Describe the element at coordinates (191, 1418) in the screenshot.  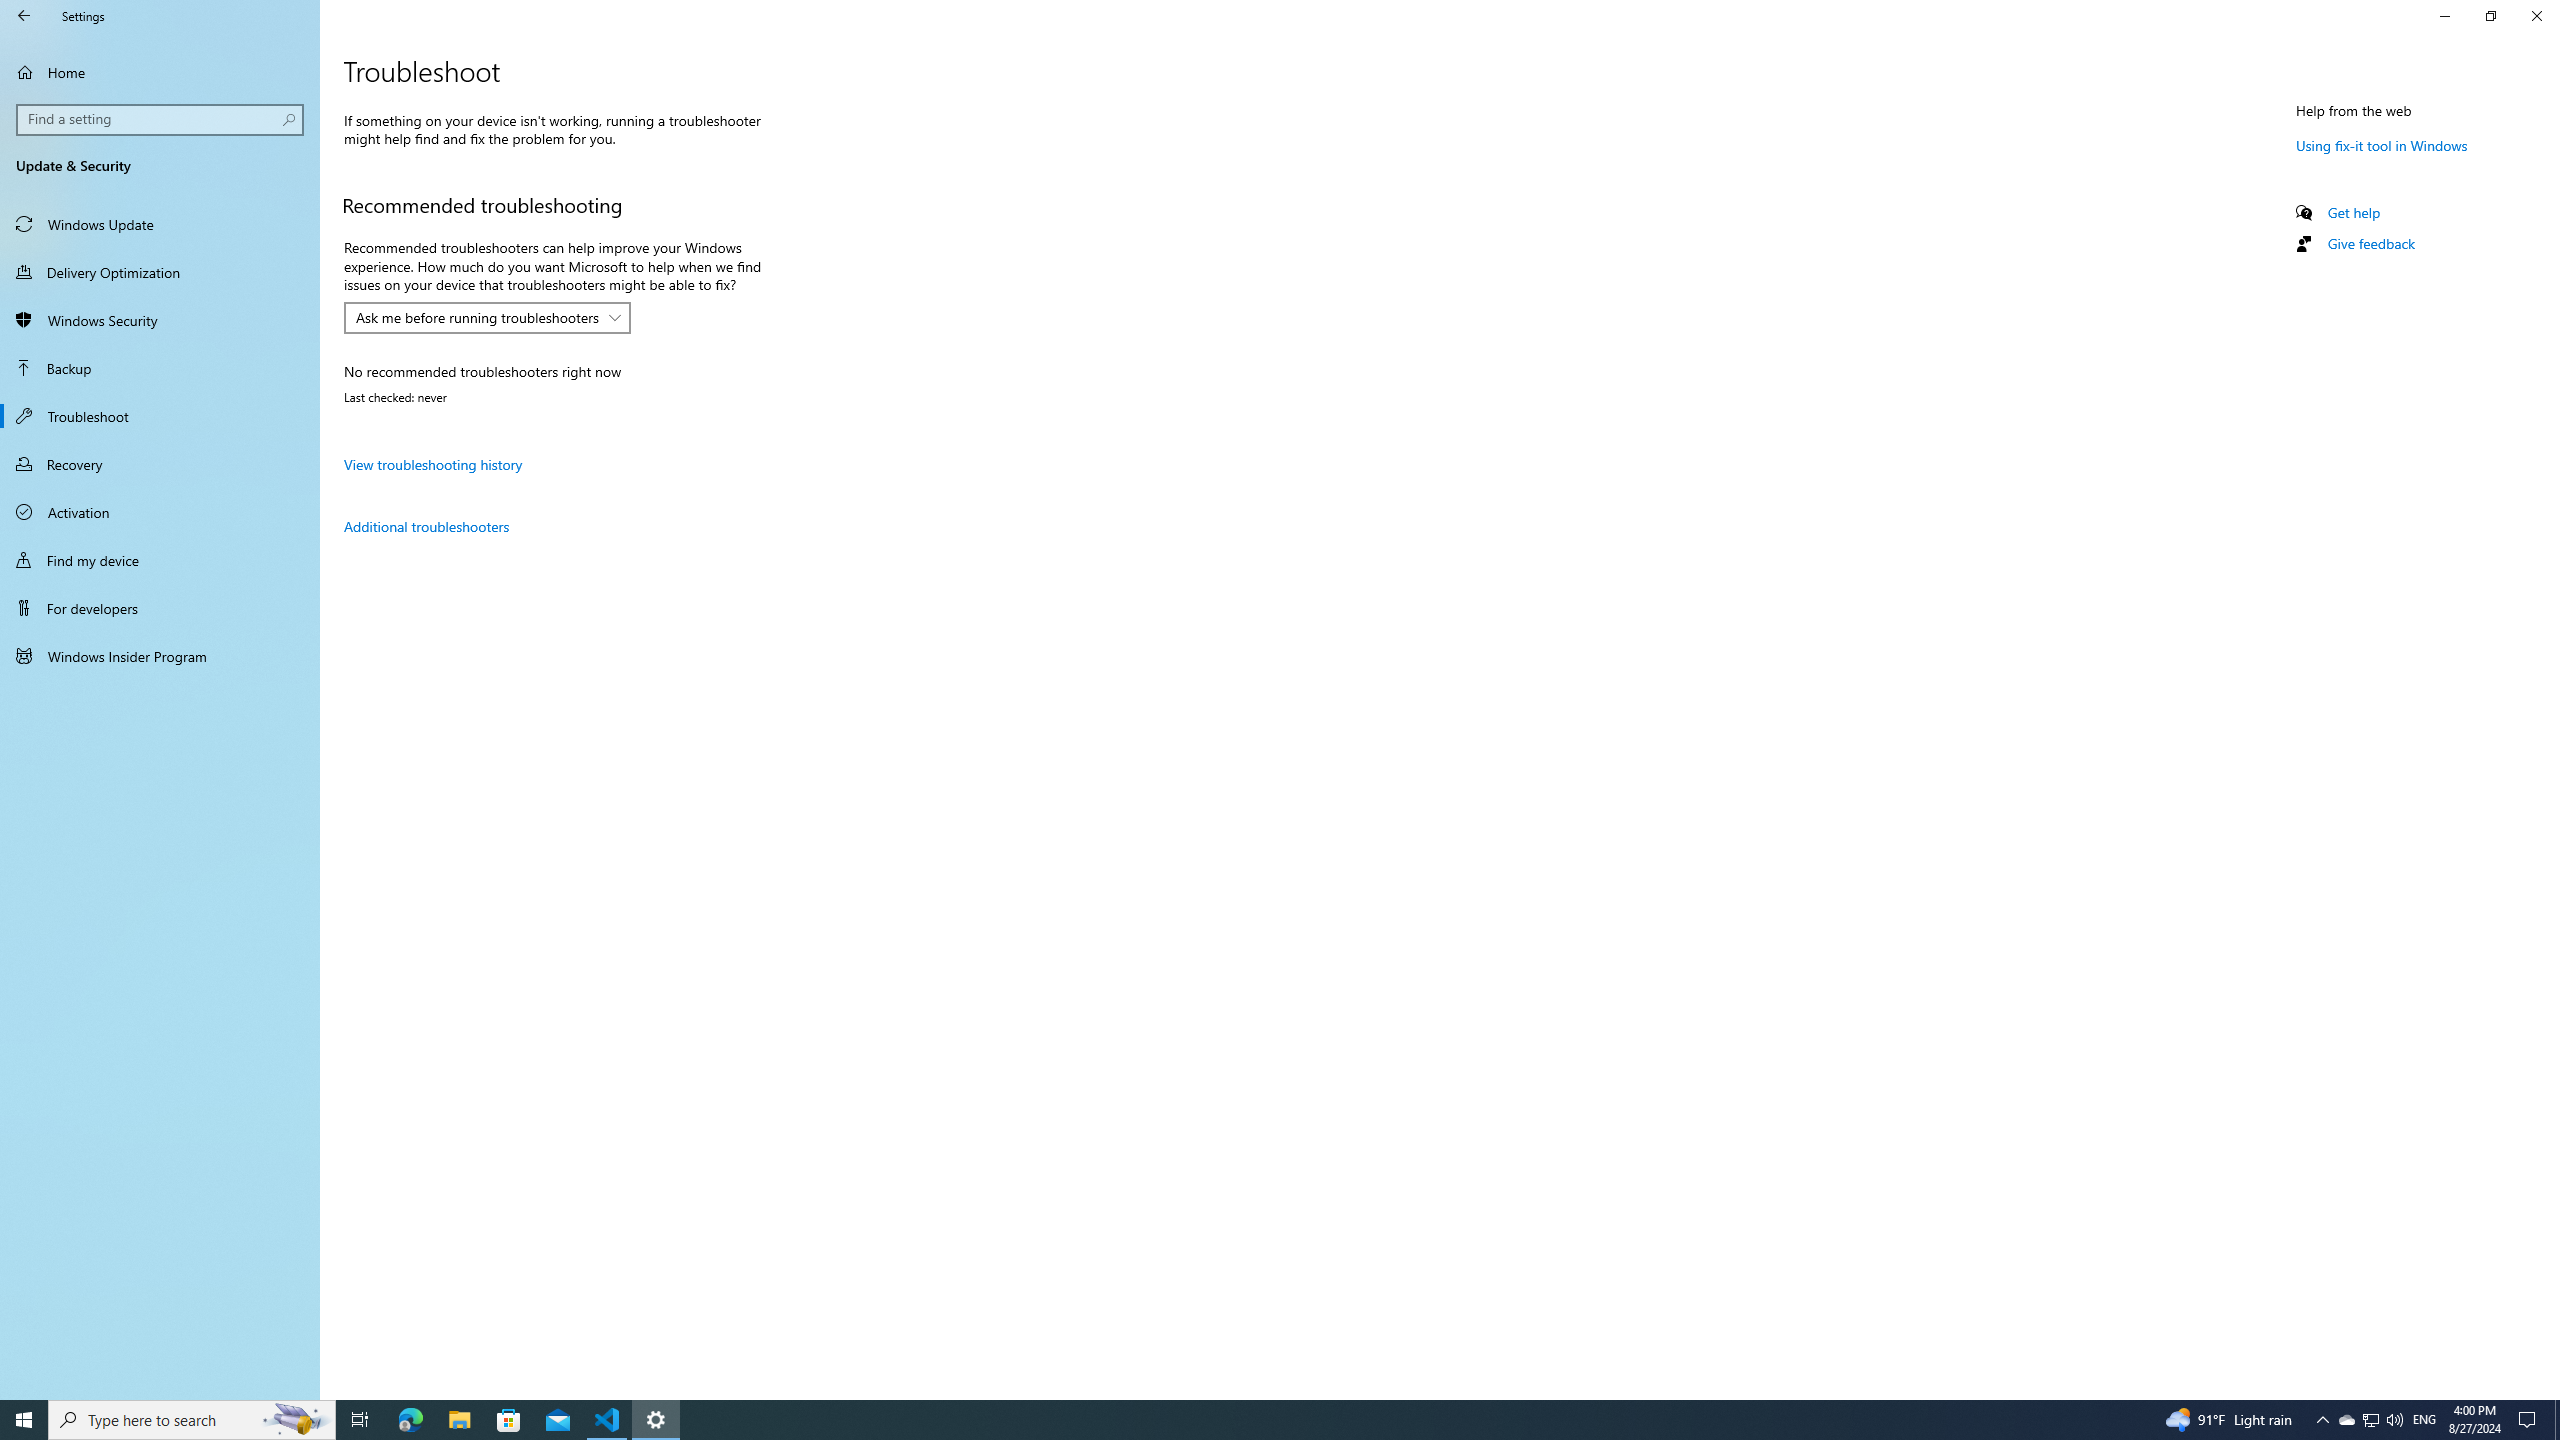
I see `'Type here to search'` at that location.